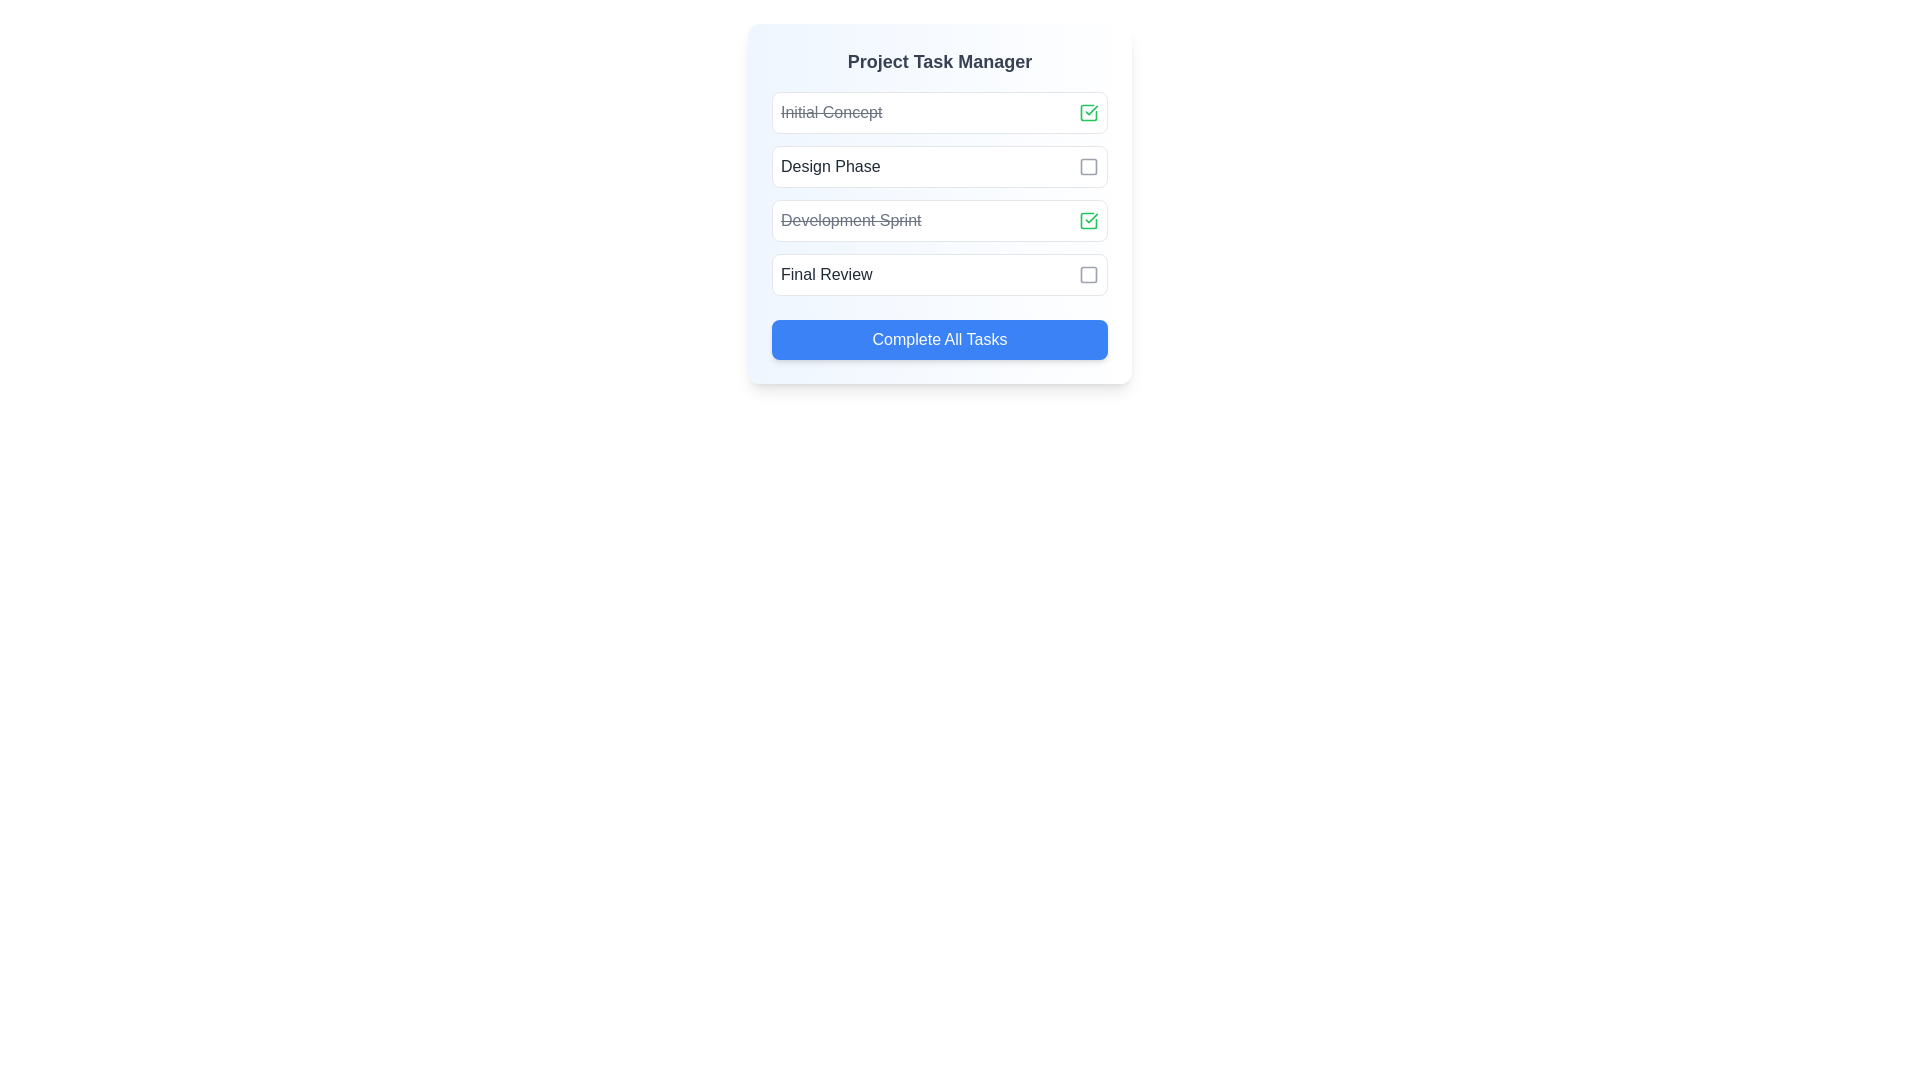 This screenshot has height=1080, width=1920. What do you see at coordinates (826, 274) in the screenshot?
I see `the text label that serves as a descriptor for the third item in the checklist, located between the checkbox and adjacent text` at bounding box center [826, 274].